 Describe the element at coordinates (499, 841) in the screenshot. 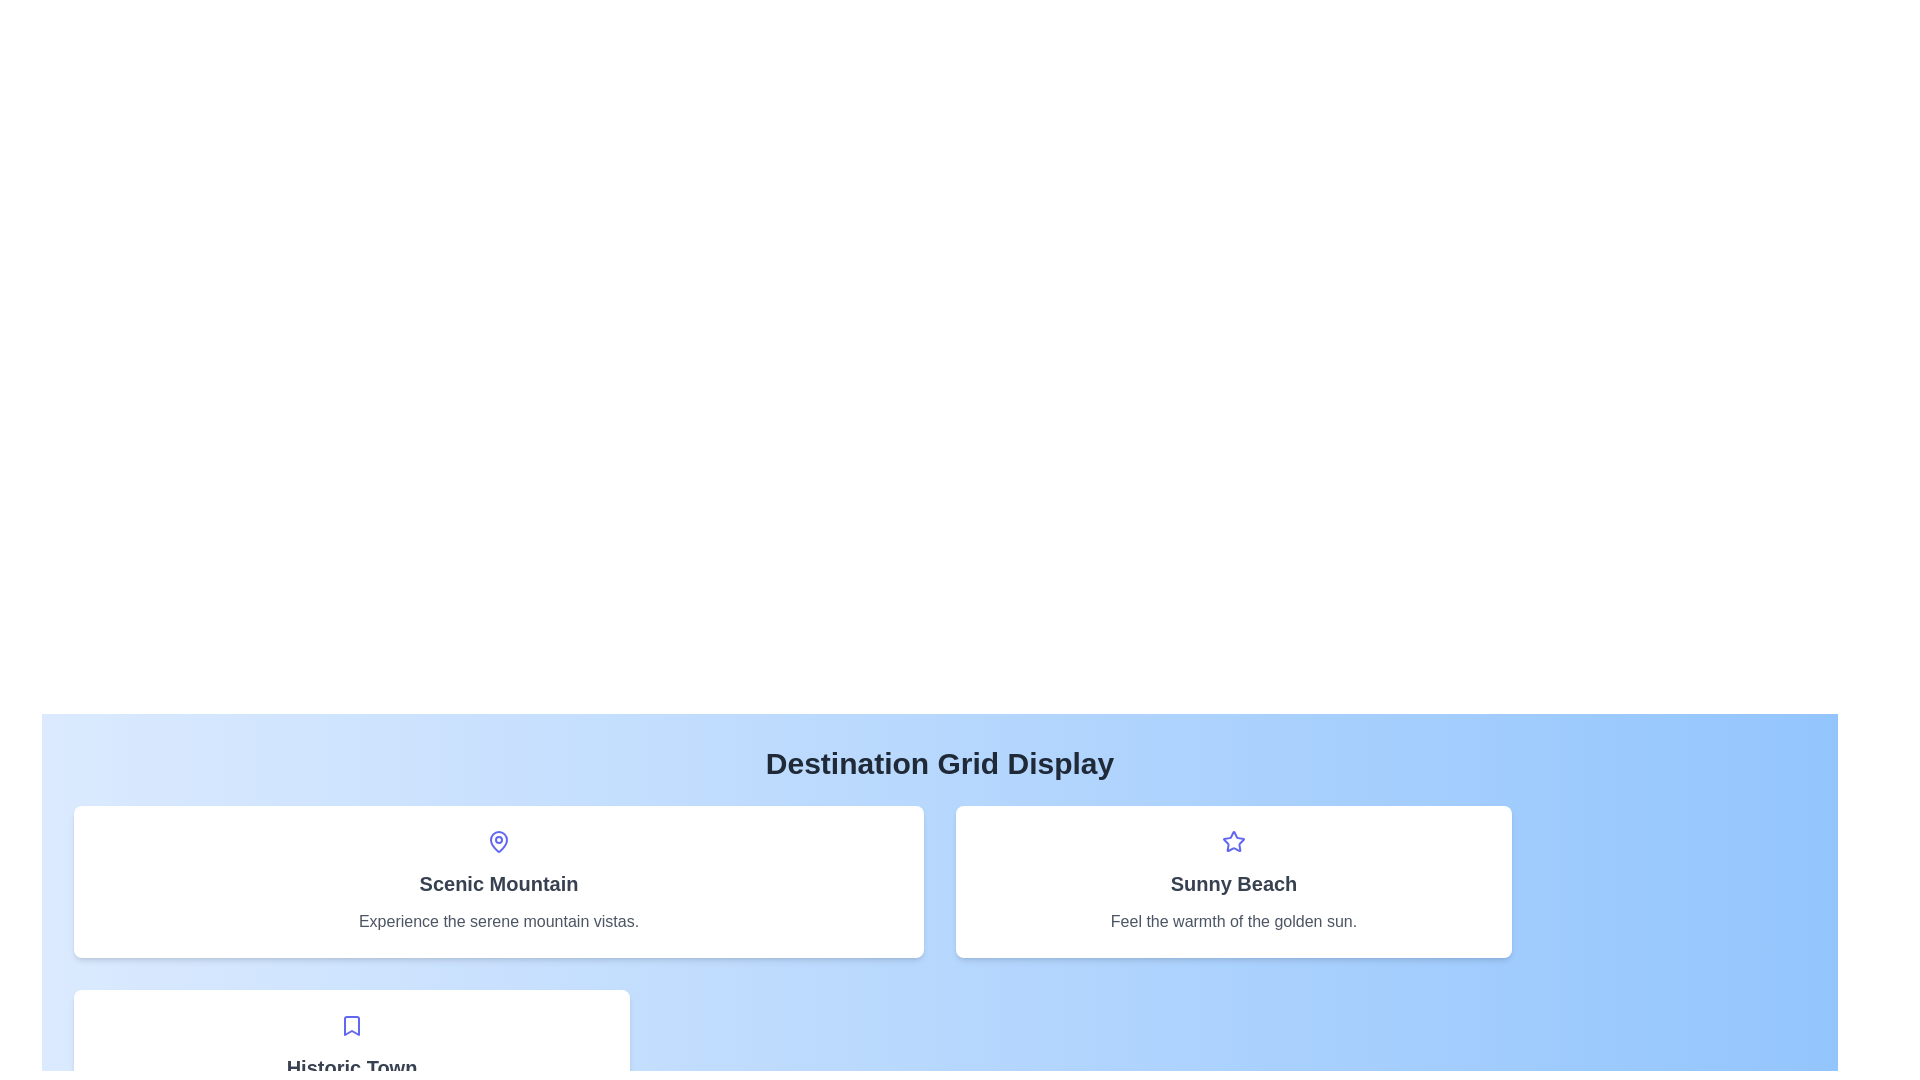

I see `the decorative pin icon located in the middle of the page interface, which signifies a location related to the 'Scenic Mountain' card` at that location.